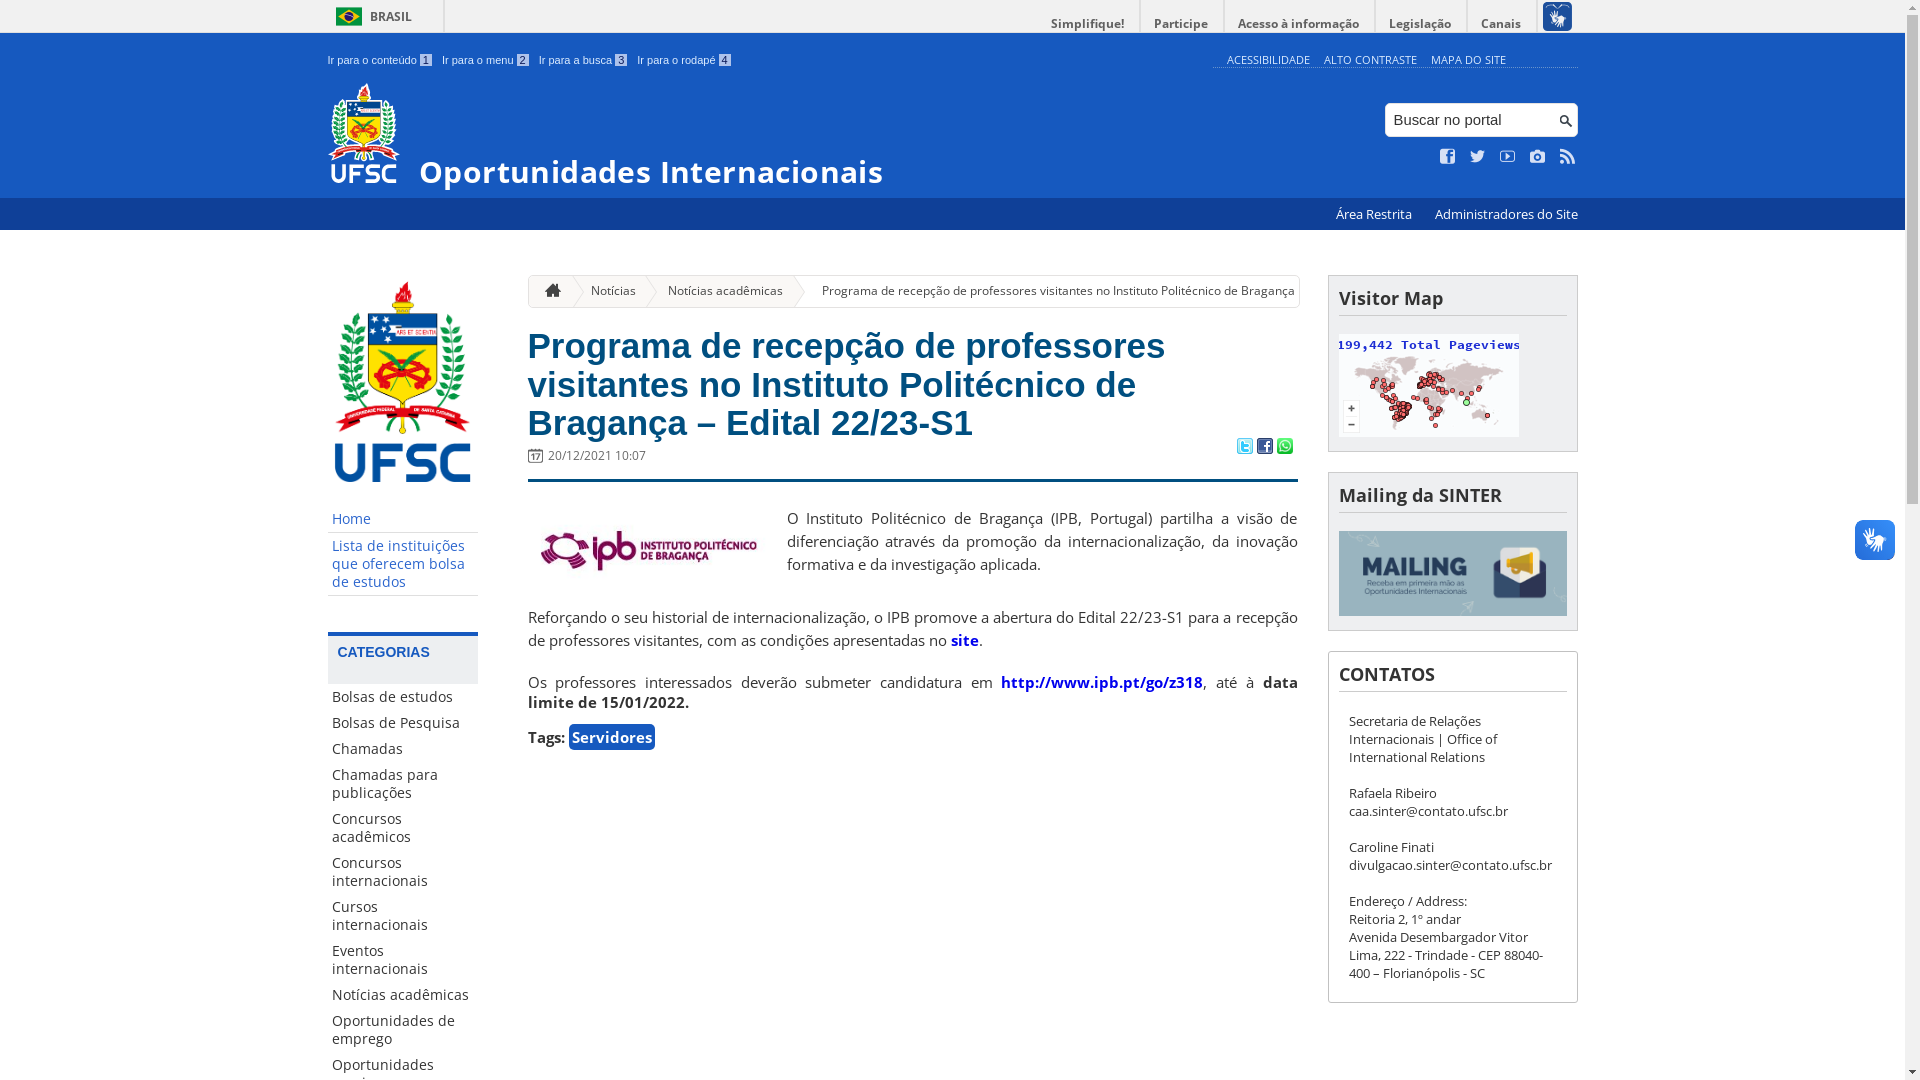 The image size is (1920, 1080). What do you see at coordinates (609, 736) in the screenshot?
I see `'Servidores'` at bounding box center [609, 736].